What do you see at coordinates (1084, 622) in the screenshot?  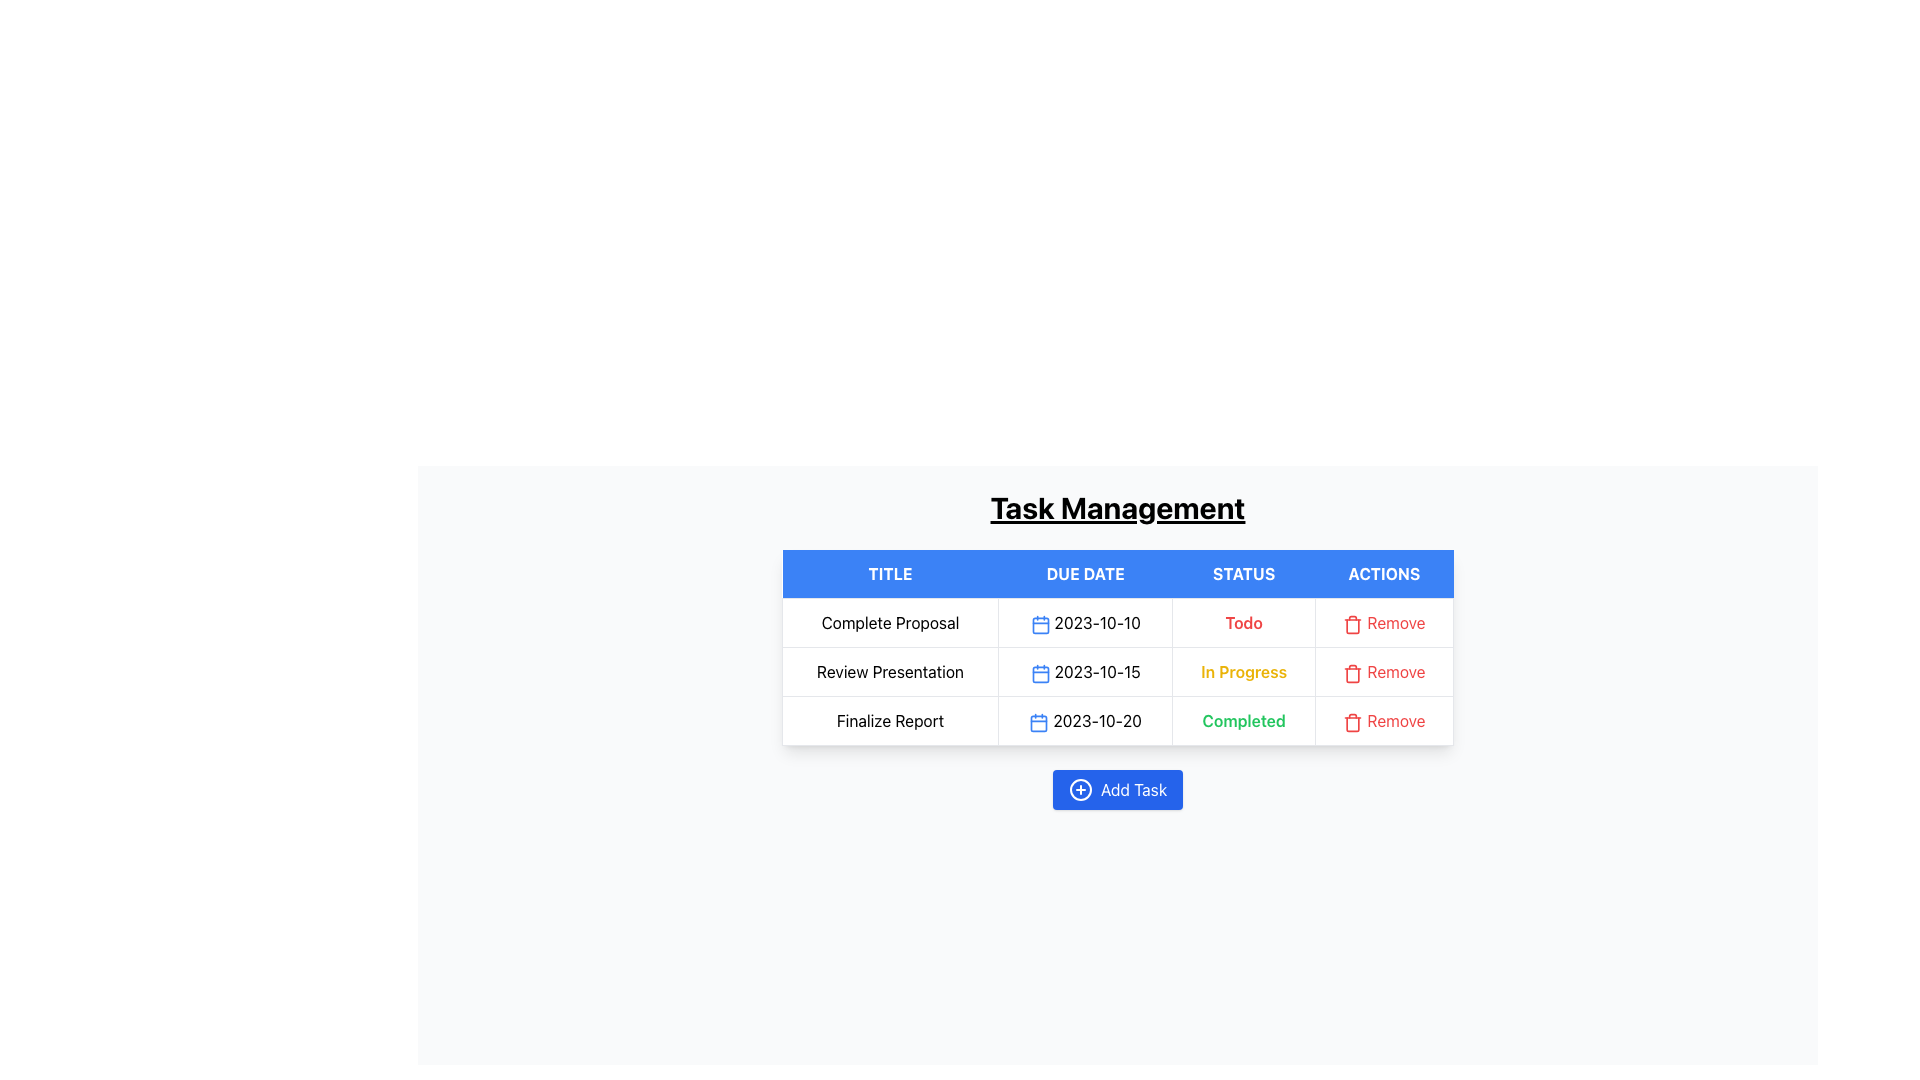 I see `the Date display with icon located in the second column, first row under the 'DUE DATE' header to interact with the due date for a task` at bounding box center [1084, 622].